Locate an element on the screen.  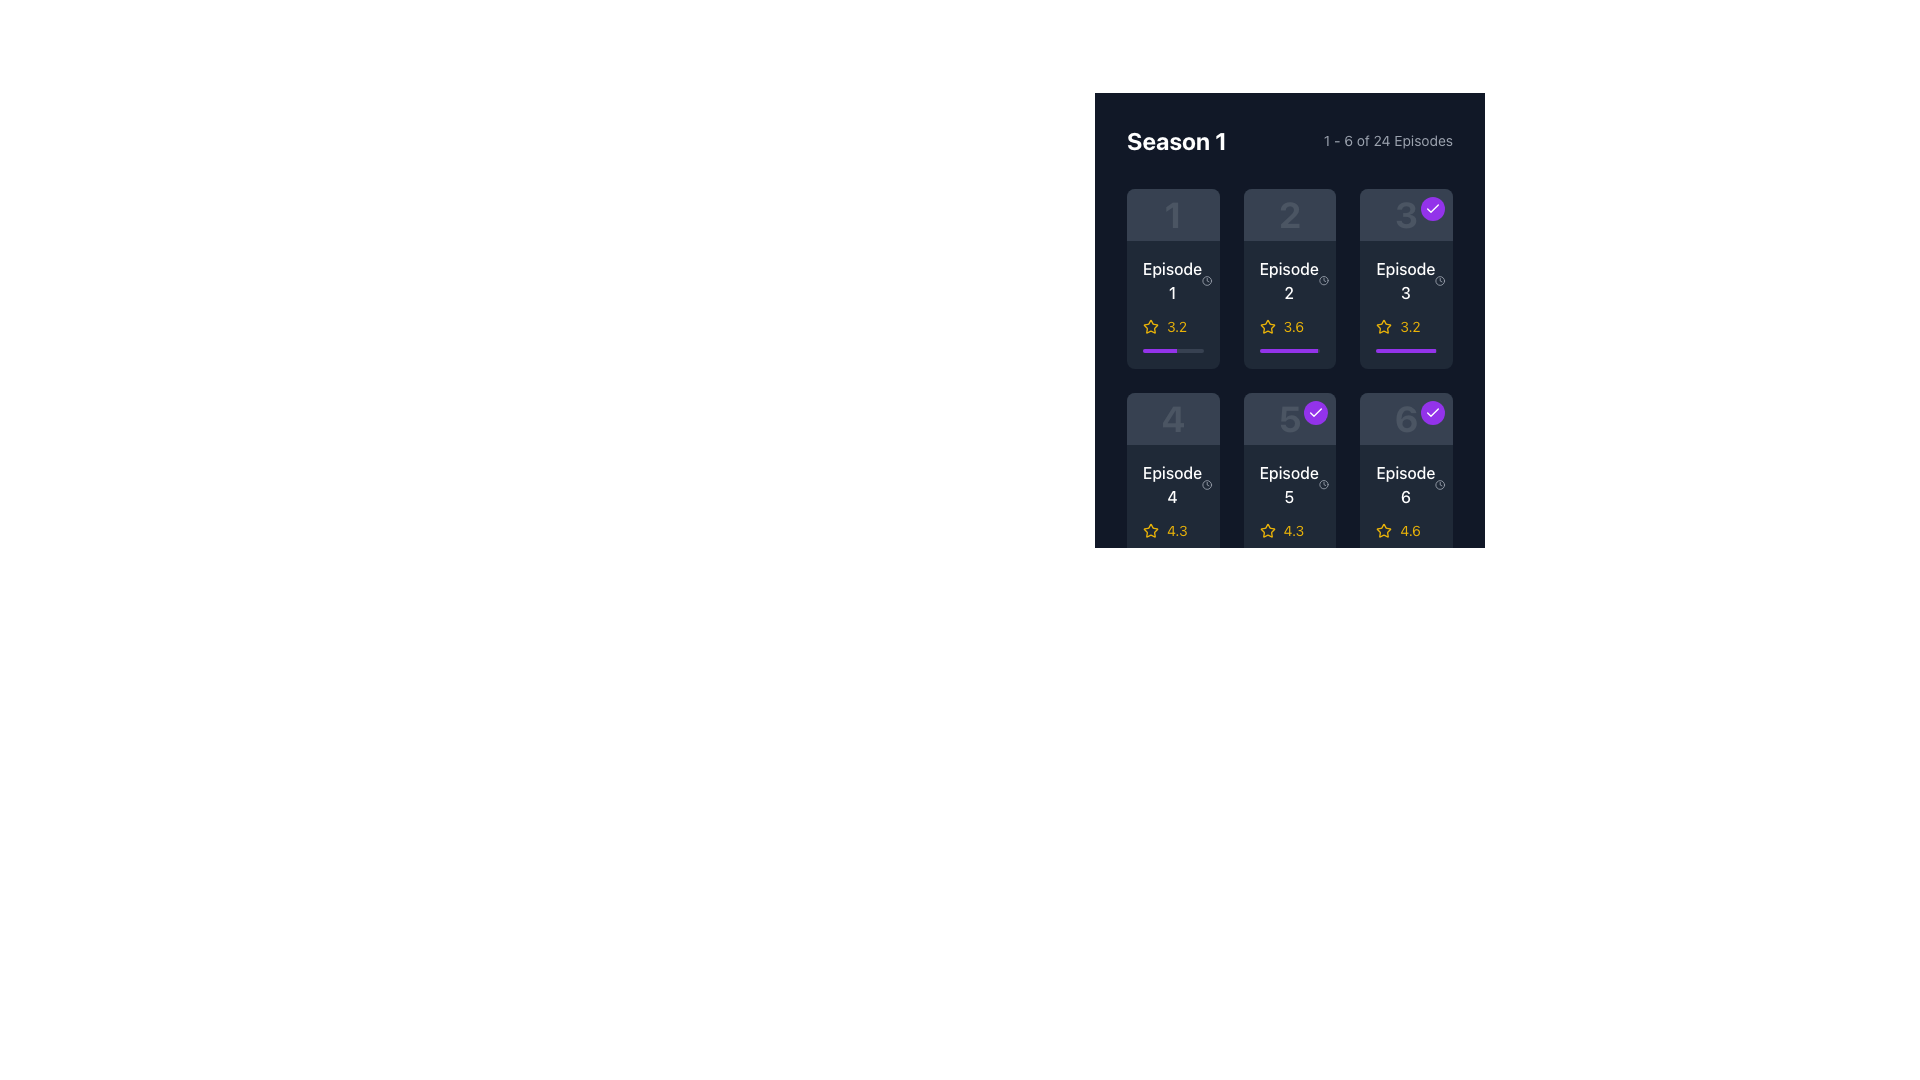
the Informational display card that shows 'Episode 1' is located at coordinates (1173, 305).